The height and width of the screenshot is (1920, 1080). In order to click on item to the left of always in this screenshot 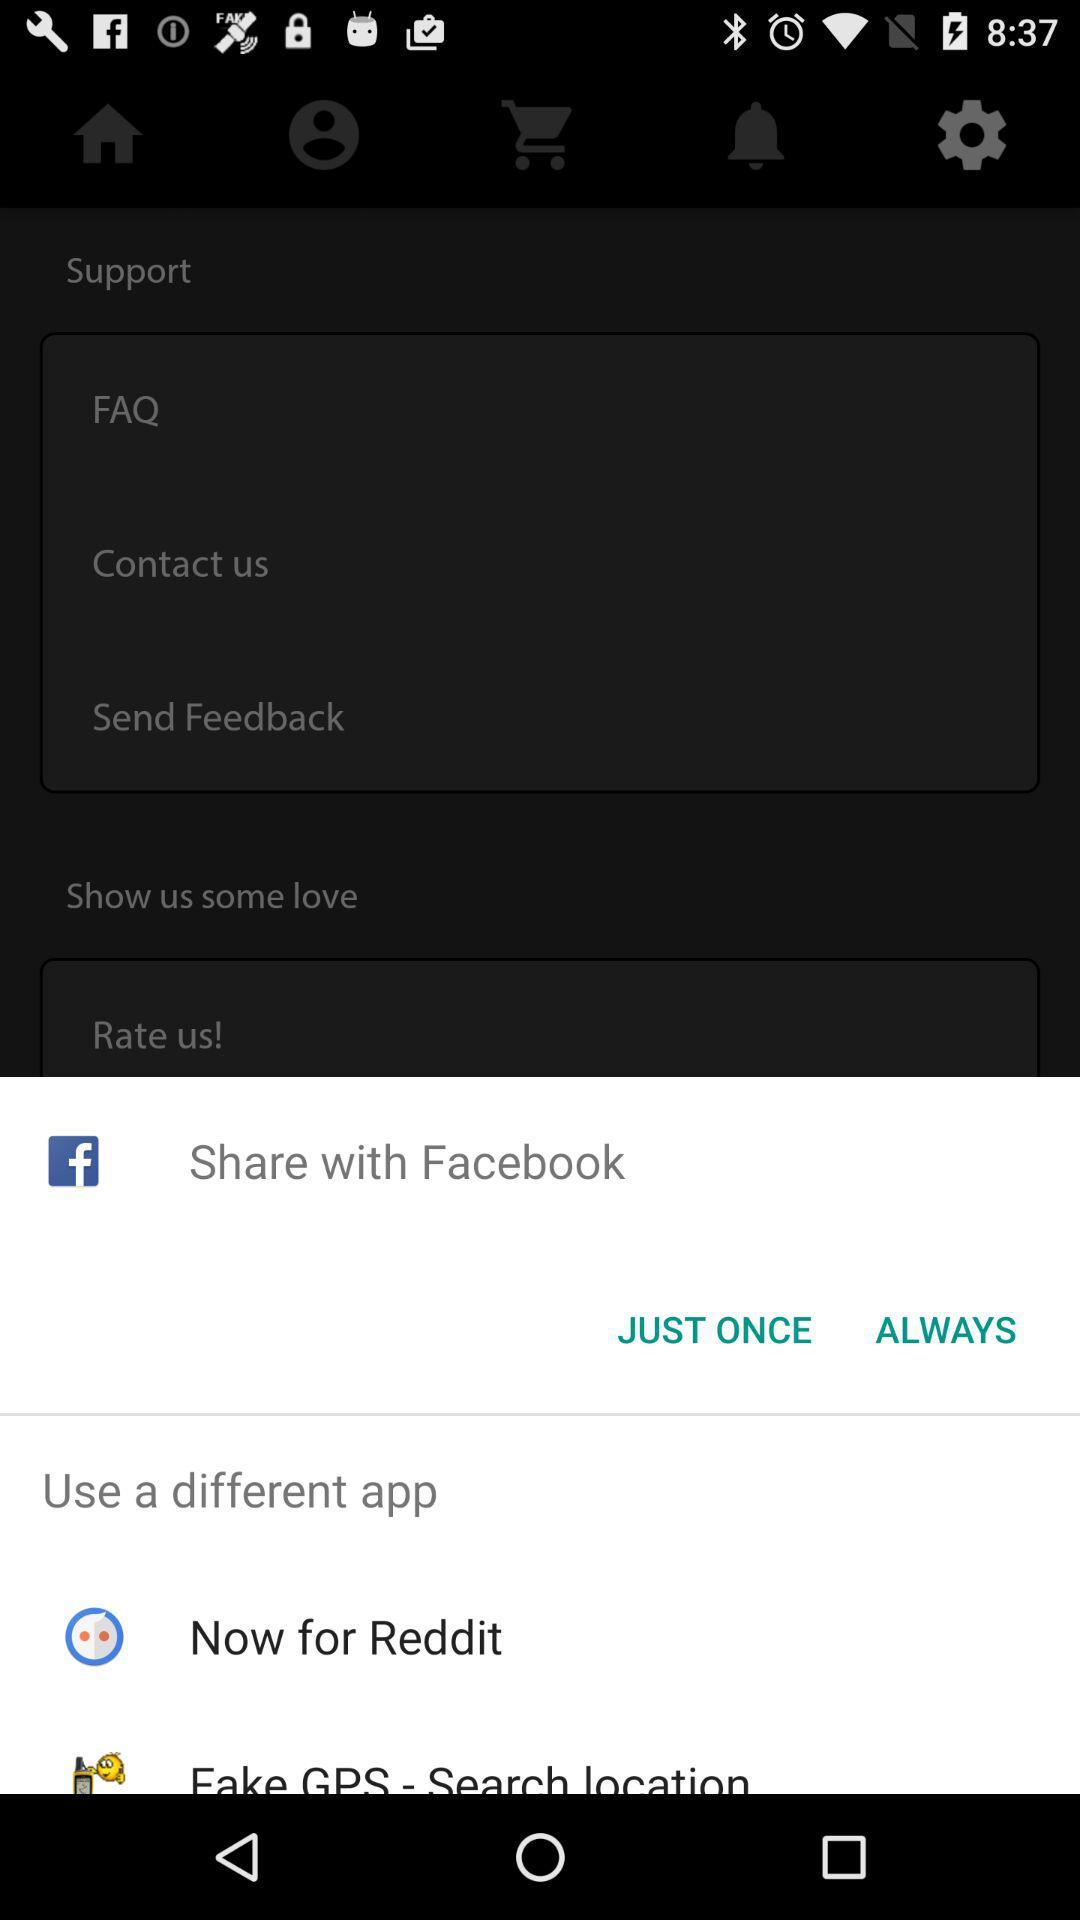, I will do `click(713, 1329)`.